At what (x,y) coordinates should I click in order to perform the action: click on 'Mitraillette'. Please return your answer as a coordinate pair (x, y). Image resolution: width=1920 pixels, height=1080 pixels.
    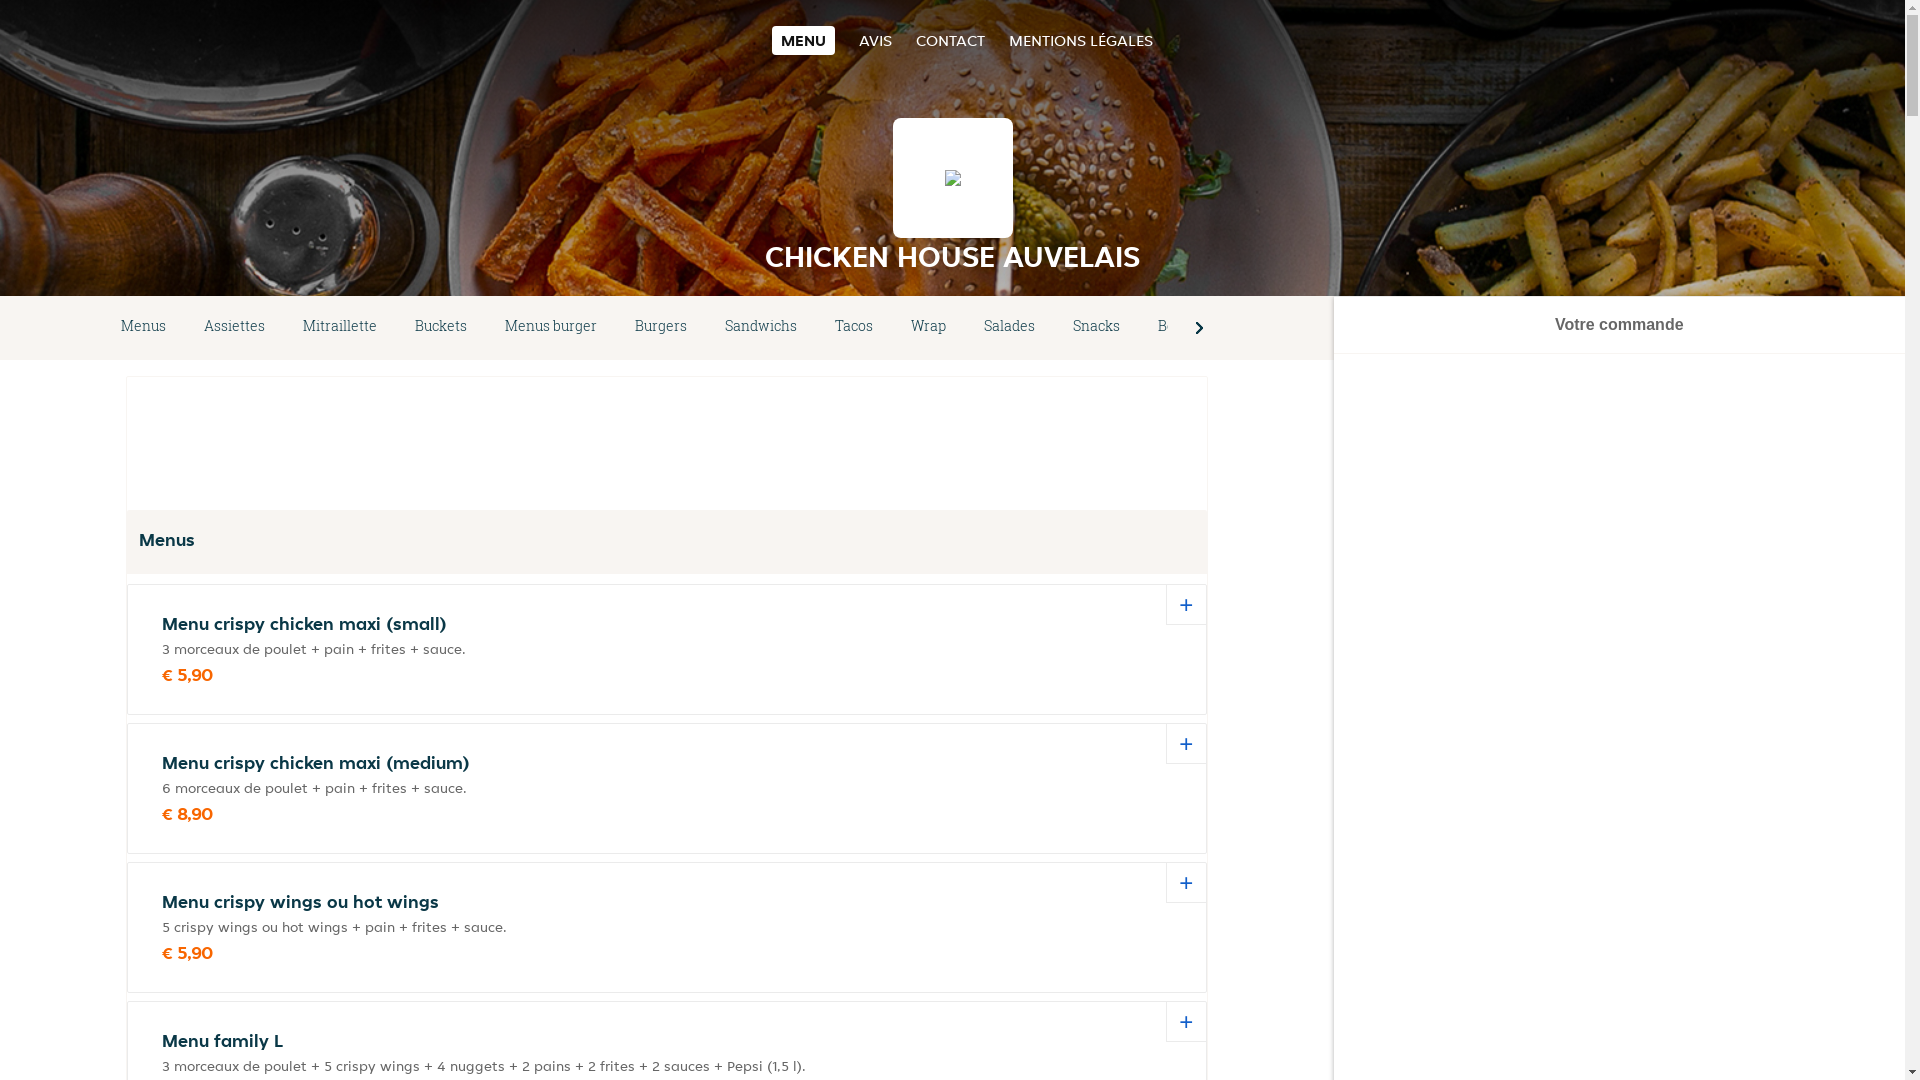
    Looking at the image, I should click on (282, 326).